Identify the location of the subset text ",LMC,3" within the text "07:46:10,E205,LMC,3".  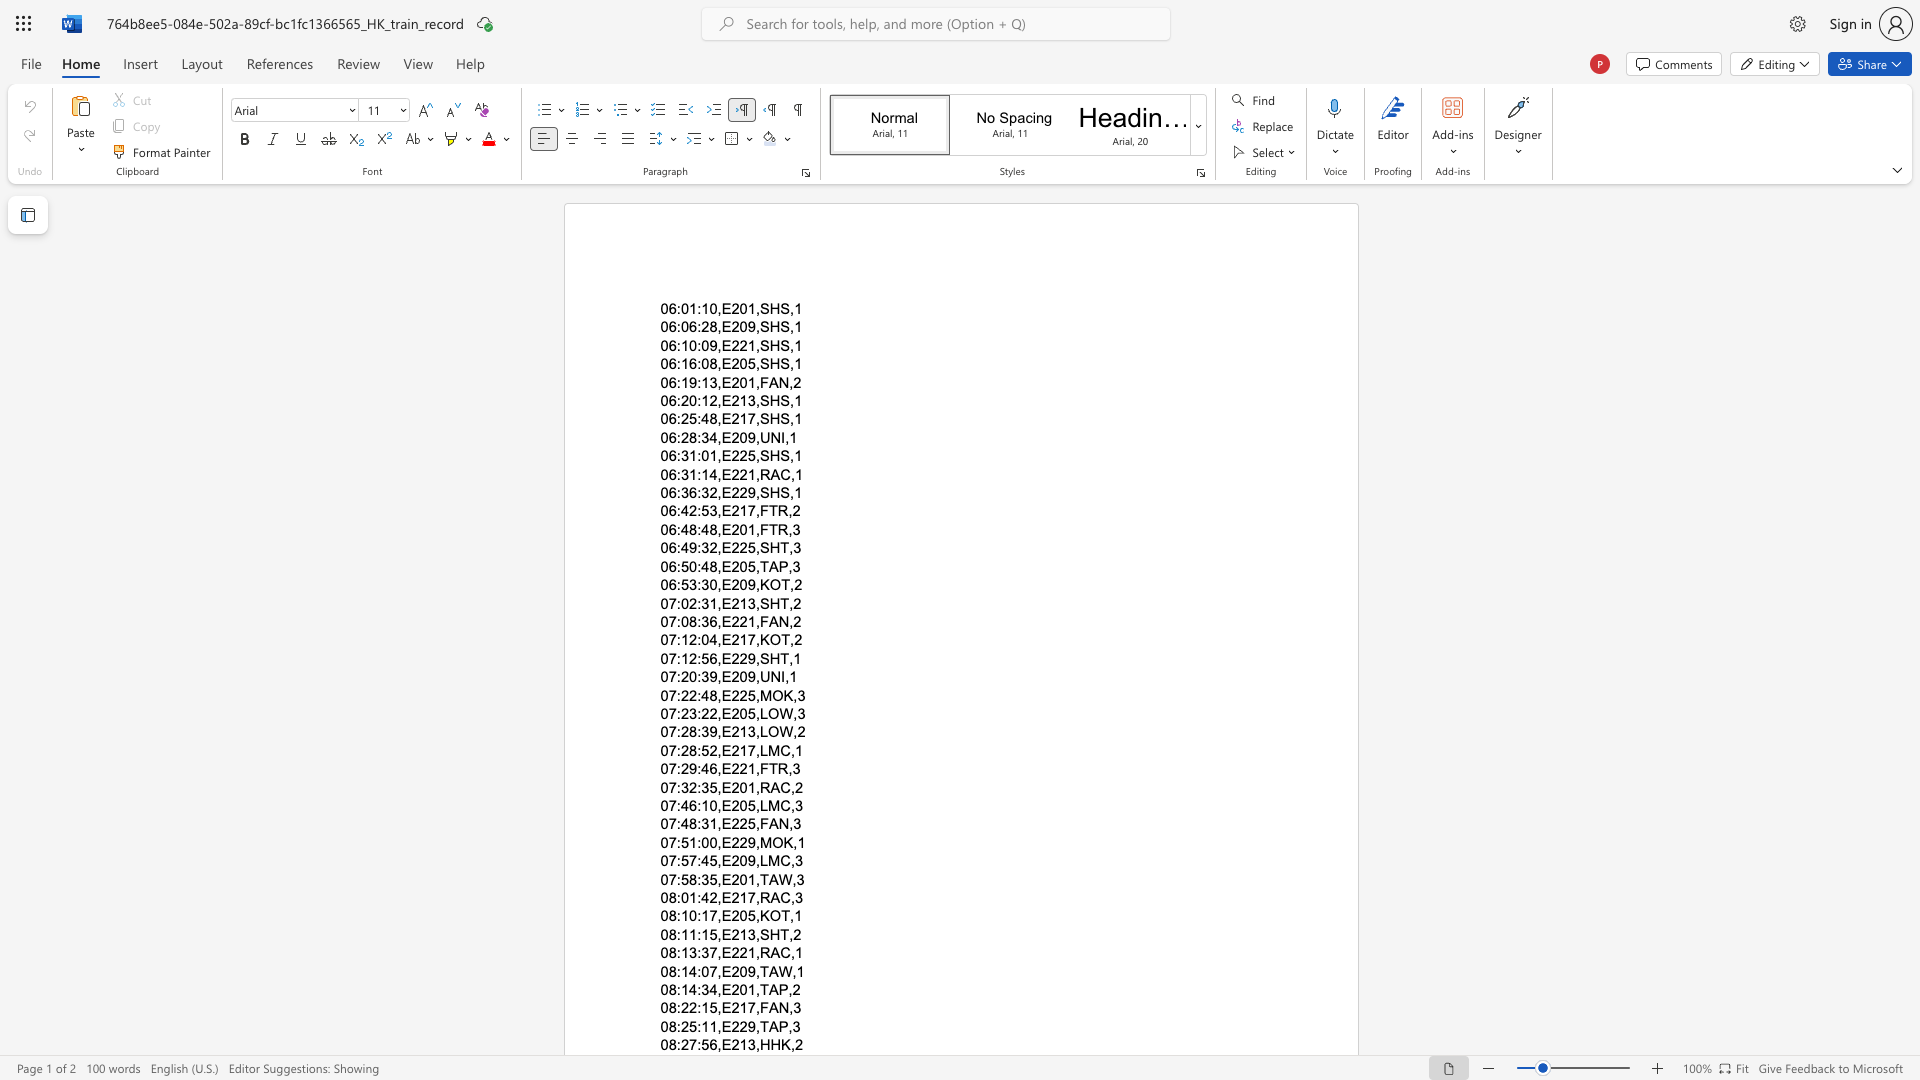
(754, 805).